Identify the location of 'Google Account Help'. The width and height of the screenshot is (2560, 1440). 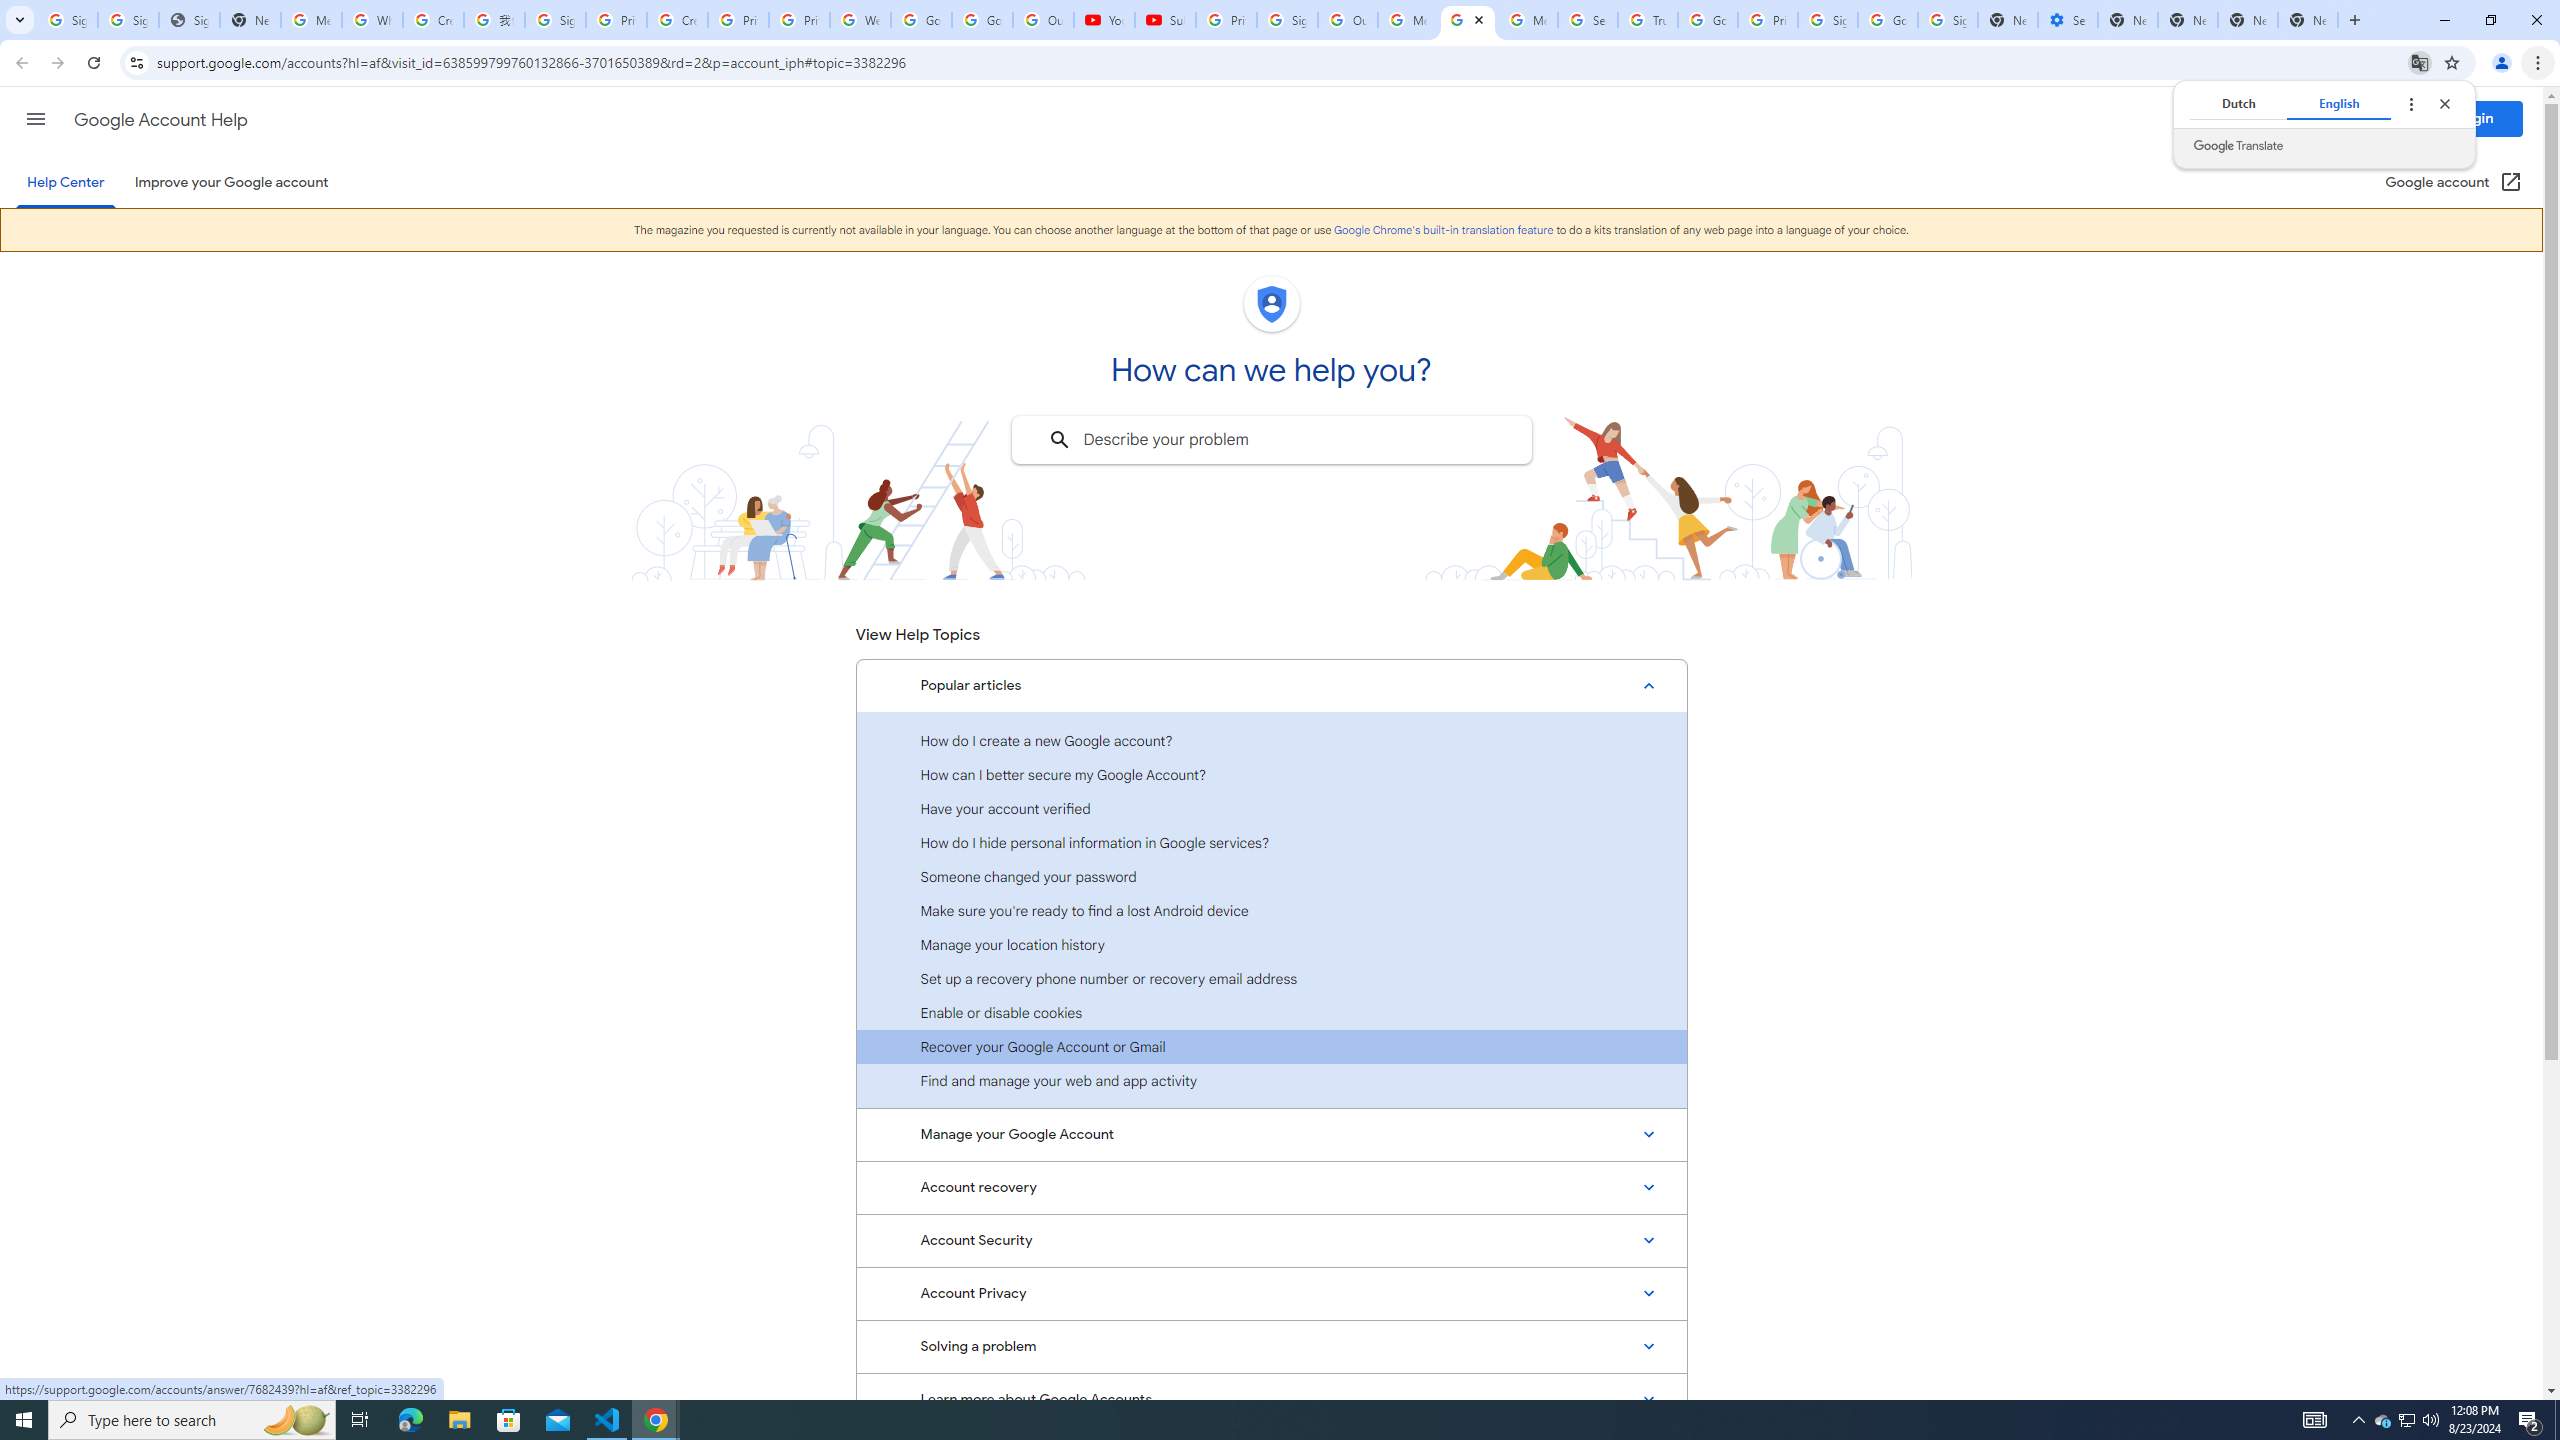
(160, 119).